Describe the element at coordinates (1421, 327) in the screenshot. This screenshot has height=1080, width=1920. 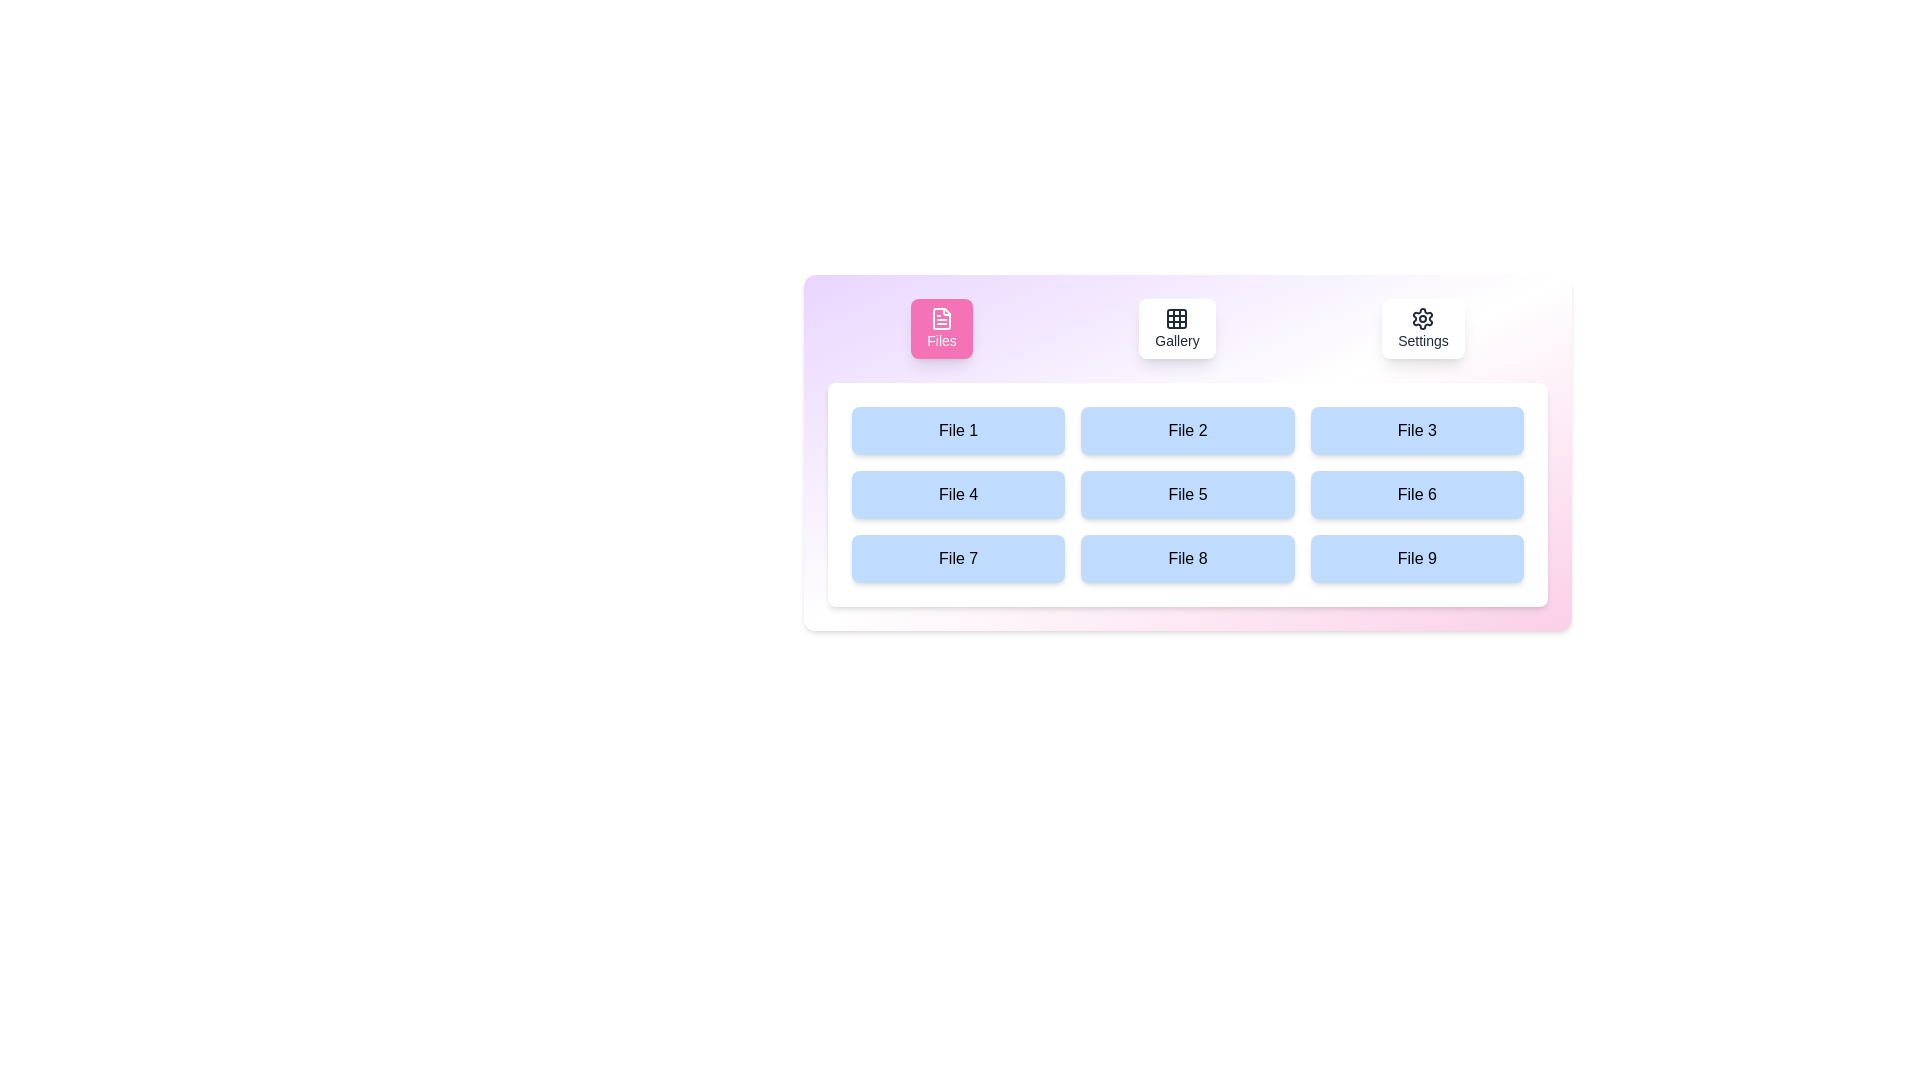
I see `the Settings tab by clicking its button` at that location.